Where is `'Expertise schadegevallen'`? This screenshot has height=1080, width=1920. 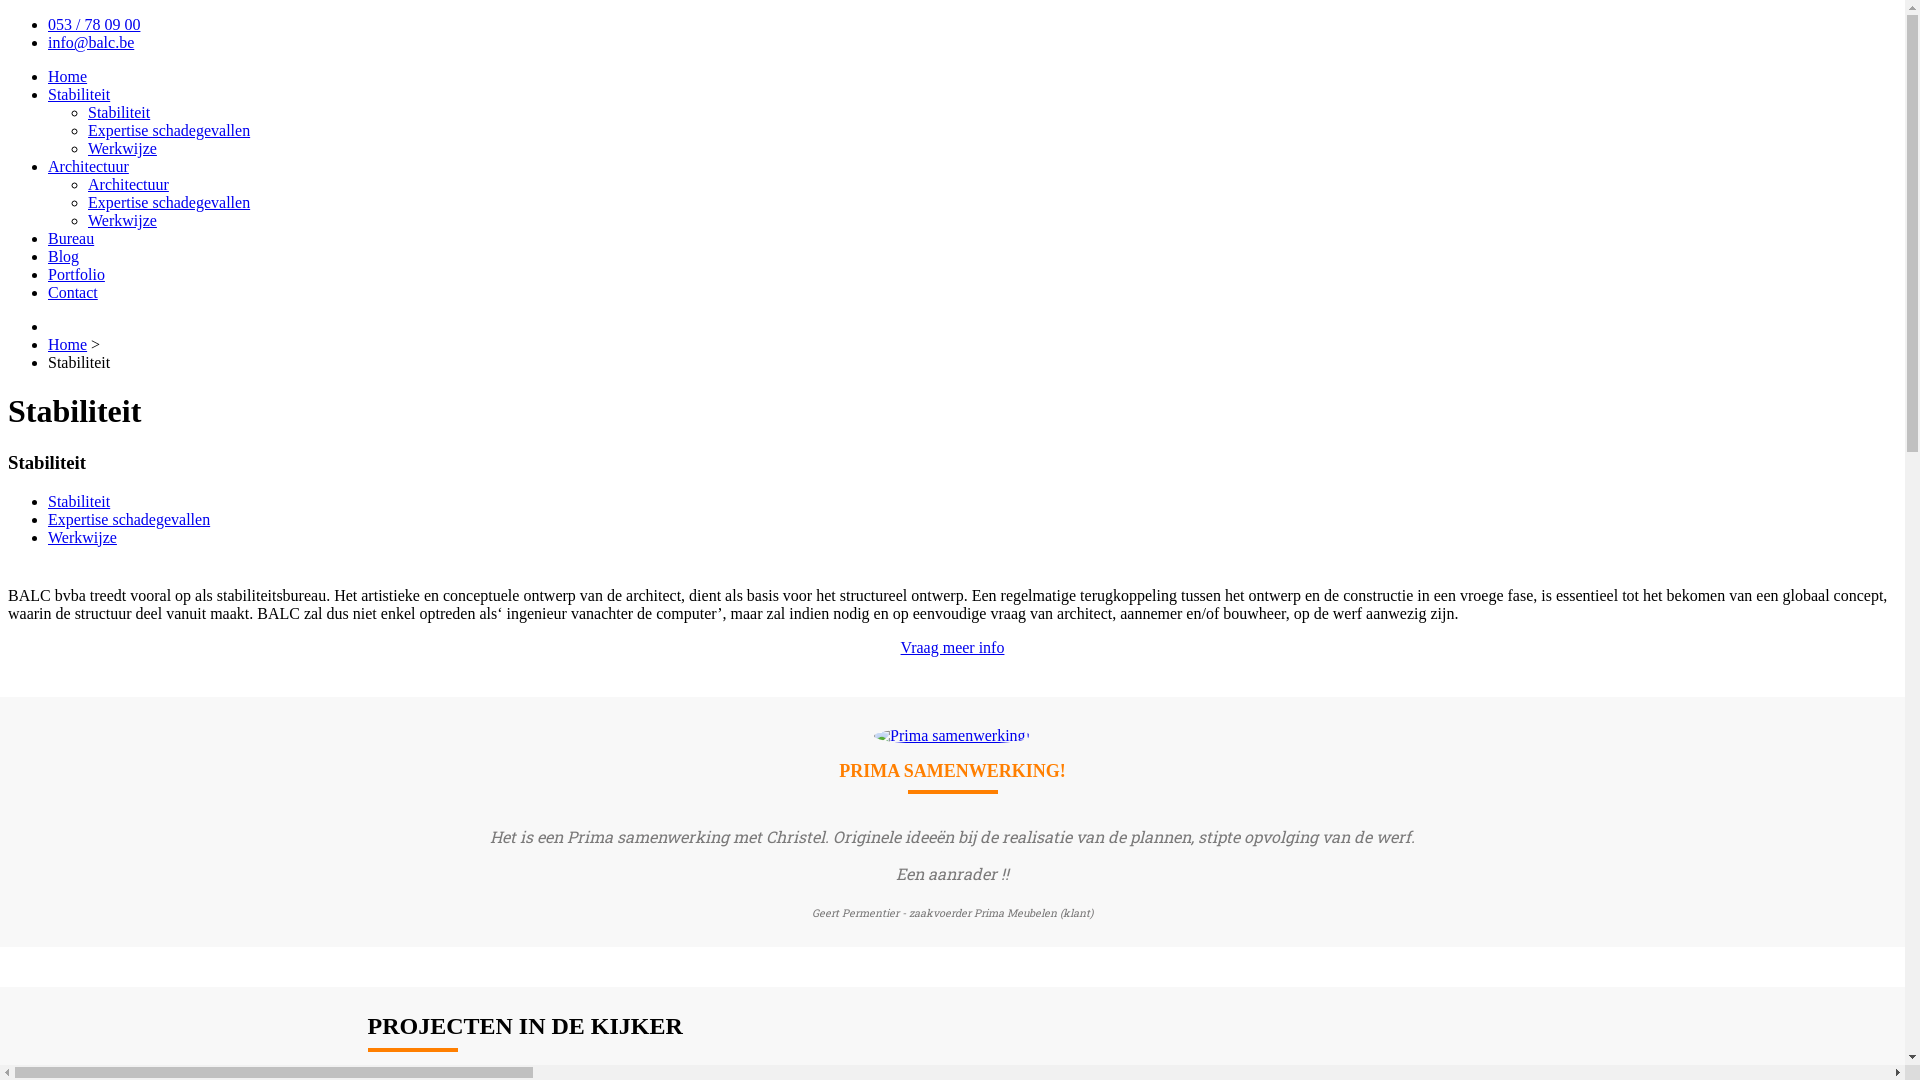
'Expertise schadegevallen' is located at coordinates (168, 130).